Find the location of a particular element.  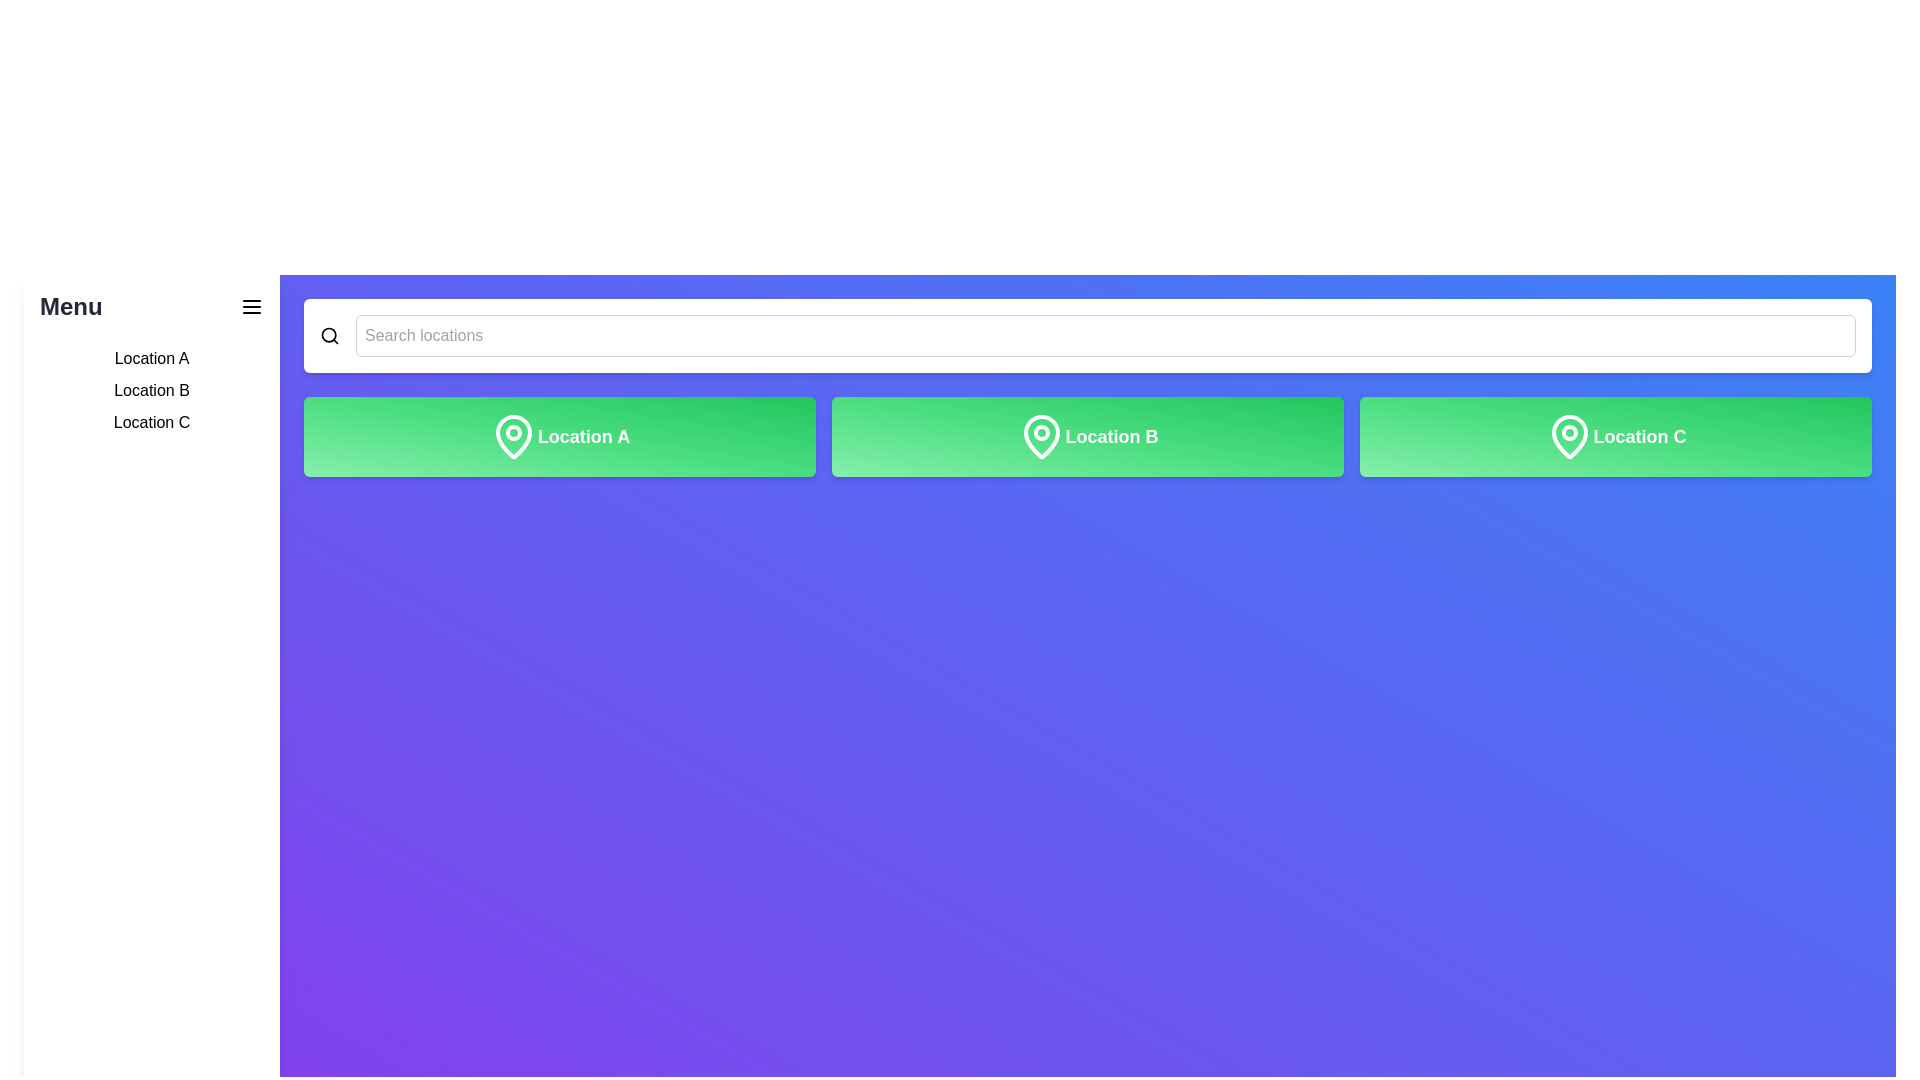

the search icon resembling a magnifying glass located in the top-right corner of the UI to initiate a search is located at coordinates (330, 334).